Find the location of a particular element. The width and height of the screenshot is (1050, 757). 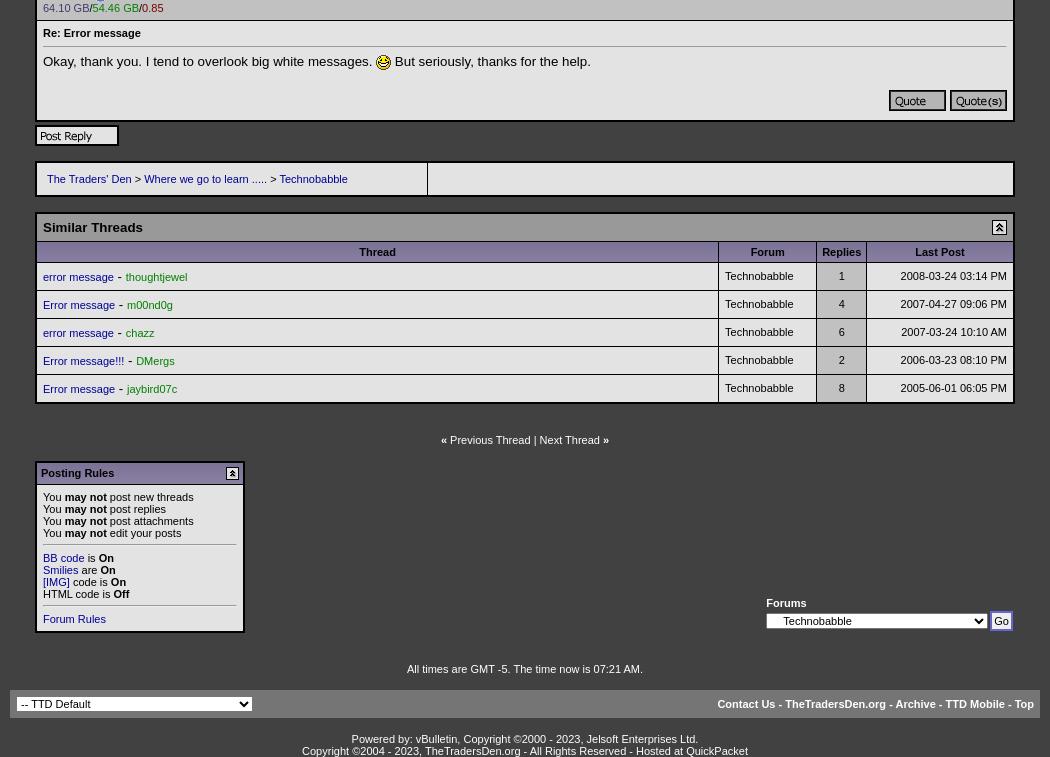

'Archive' is located at coordinates (914, 703).